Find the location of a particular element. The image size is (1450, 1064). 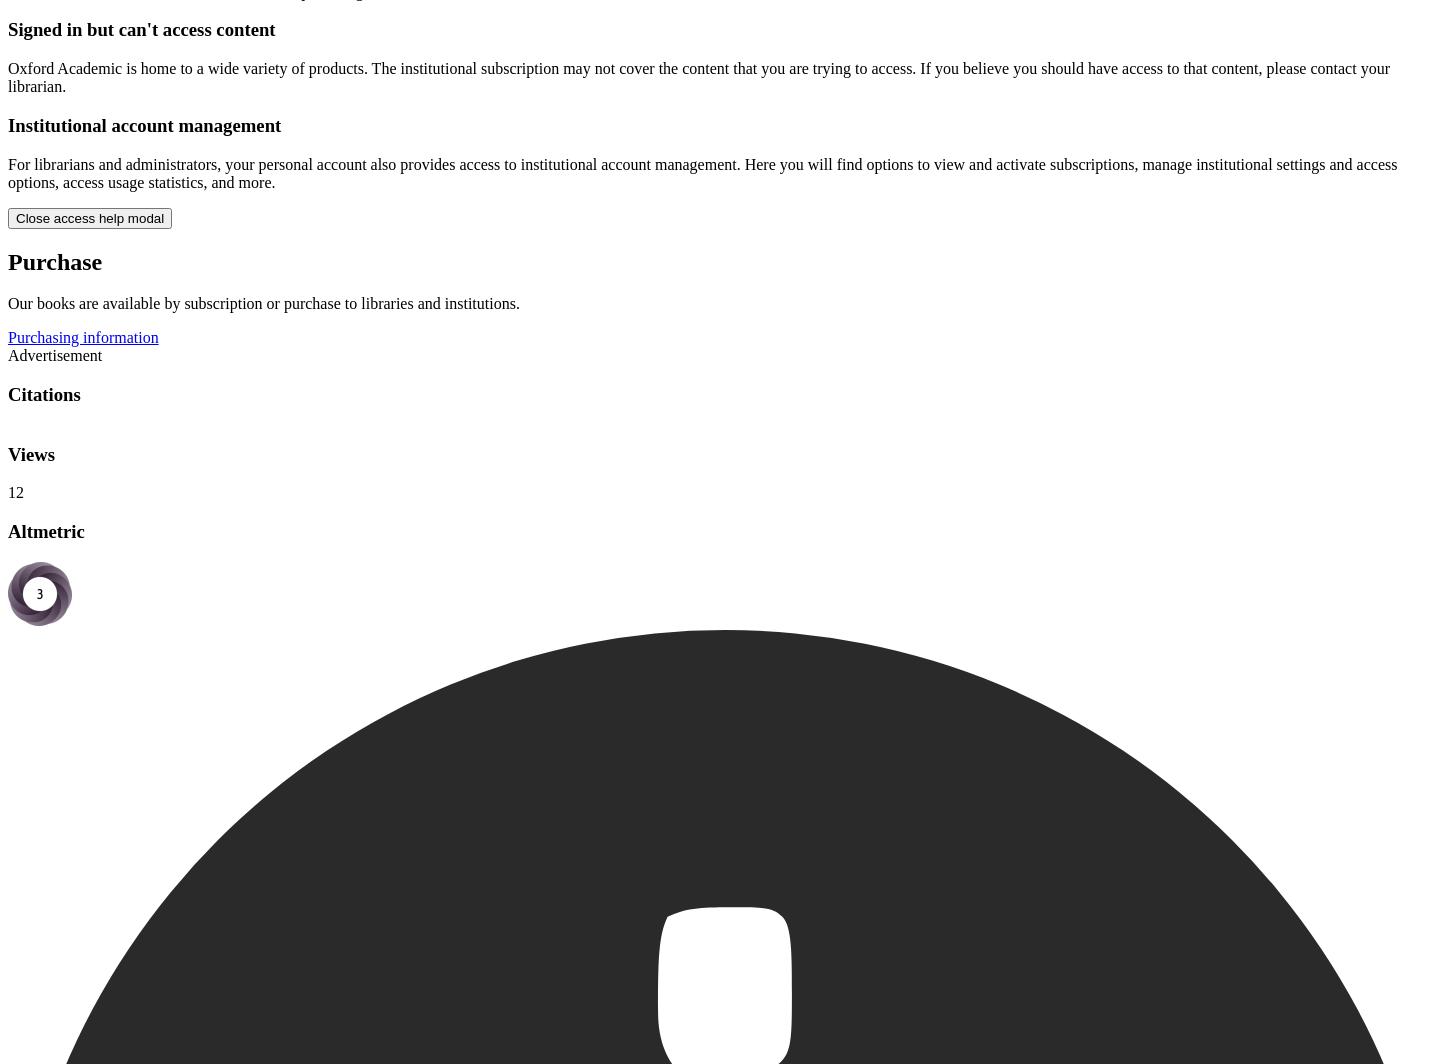

'Purchasing information' is located at coordinates (82, 337).